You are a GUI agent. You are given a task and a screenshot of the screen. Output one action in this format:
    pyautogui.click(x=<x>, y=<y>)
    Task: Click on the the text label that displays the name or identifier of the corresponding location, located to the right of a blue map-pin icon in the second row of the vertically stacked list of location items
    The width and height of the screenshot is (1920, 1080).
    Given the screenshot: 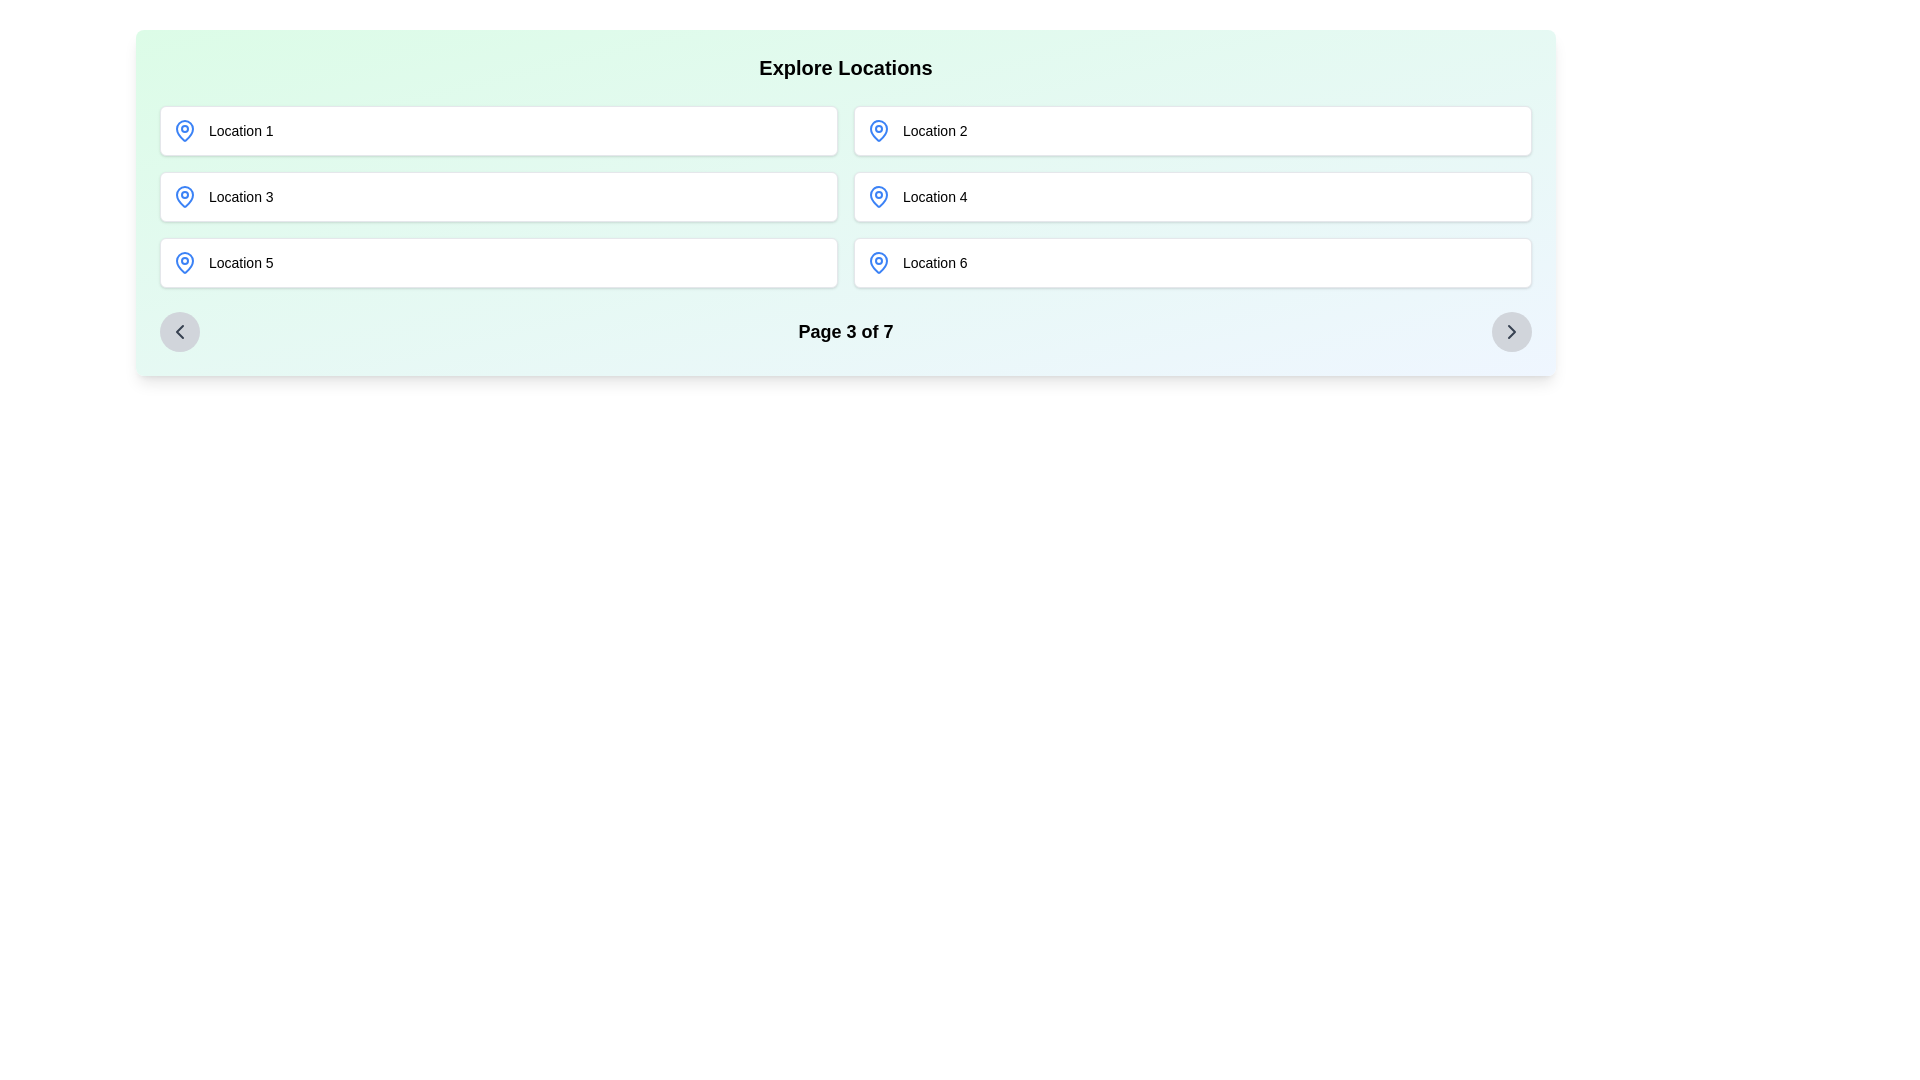 What is the action you would take?
    pyautogui.click(x=240, y=196)
    